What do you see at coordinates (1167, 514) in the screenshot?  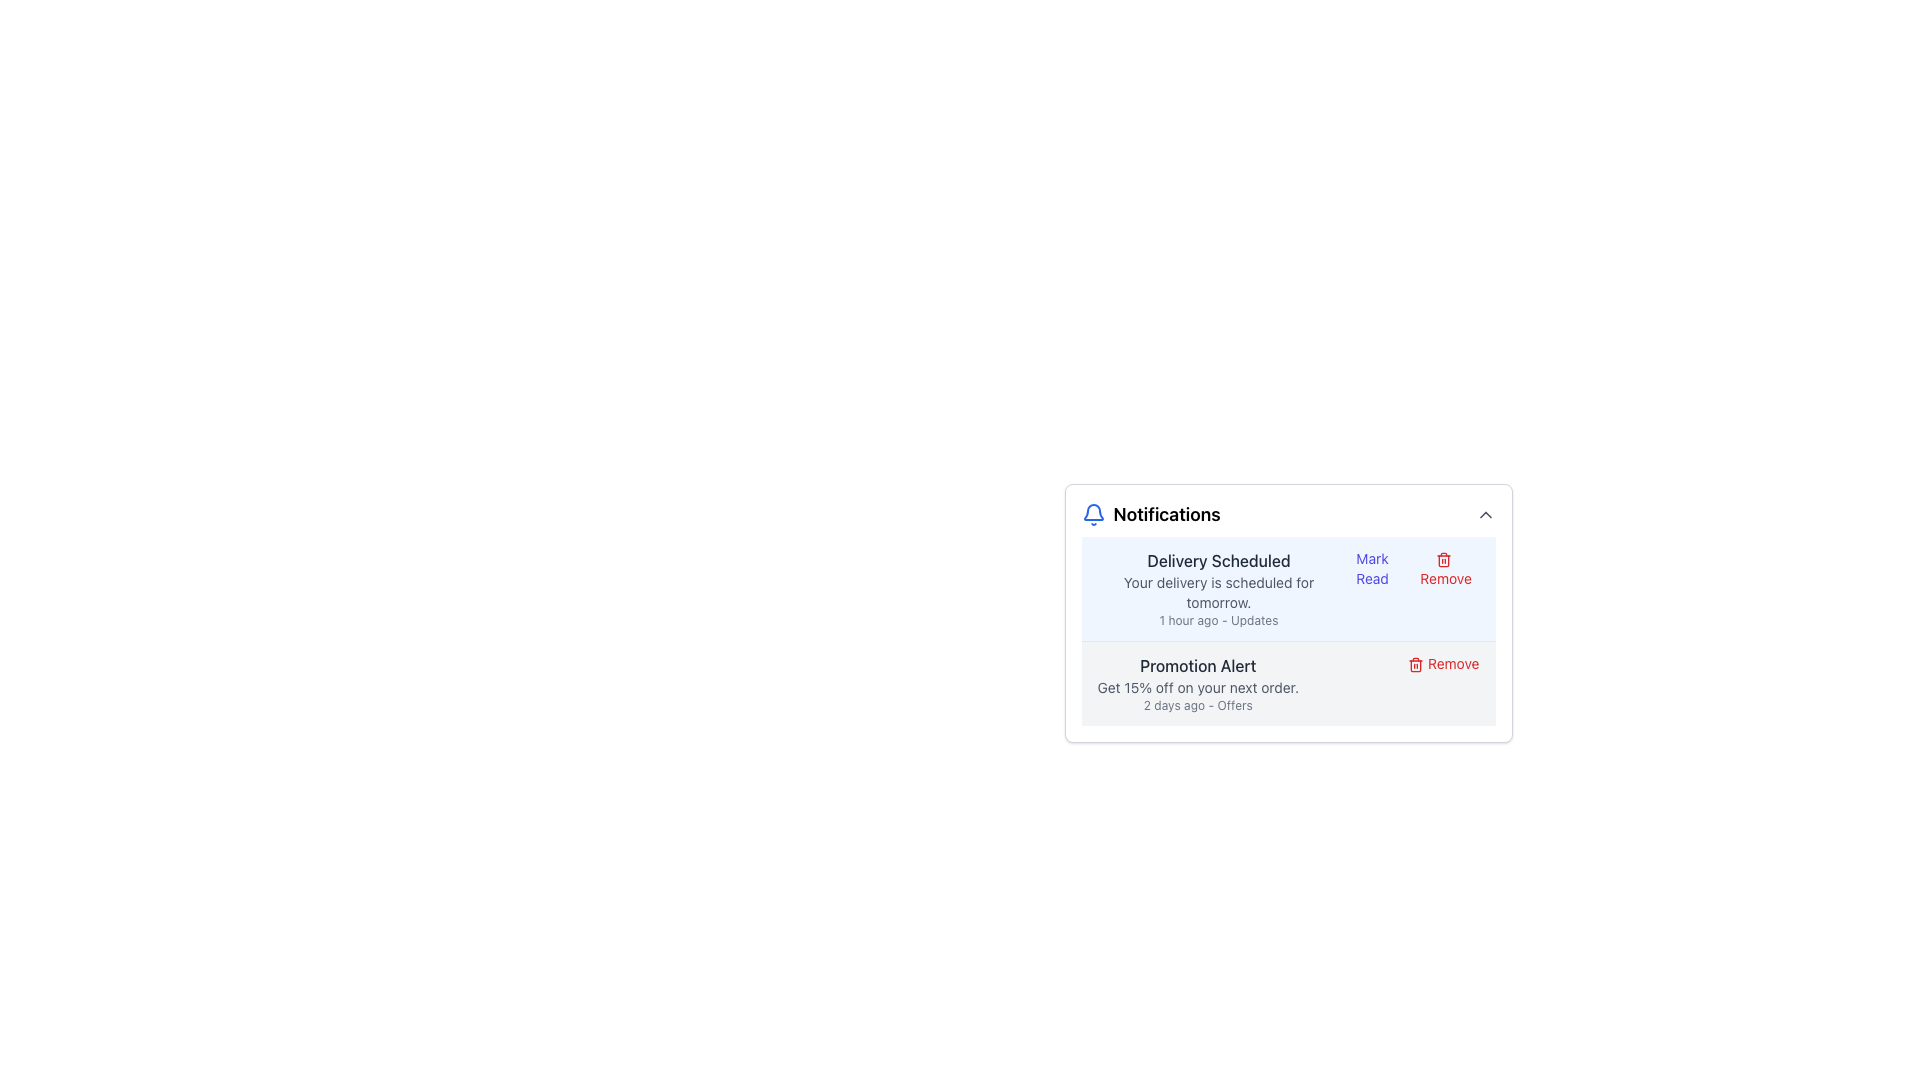 I see `the bold, prominent text element styled as a header with the text 'Notifications', located at the top of the notifications section` at bounding box center [1167, 514].